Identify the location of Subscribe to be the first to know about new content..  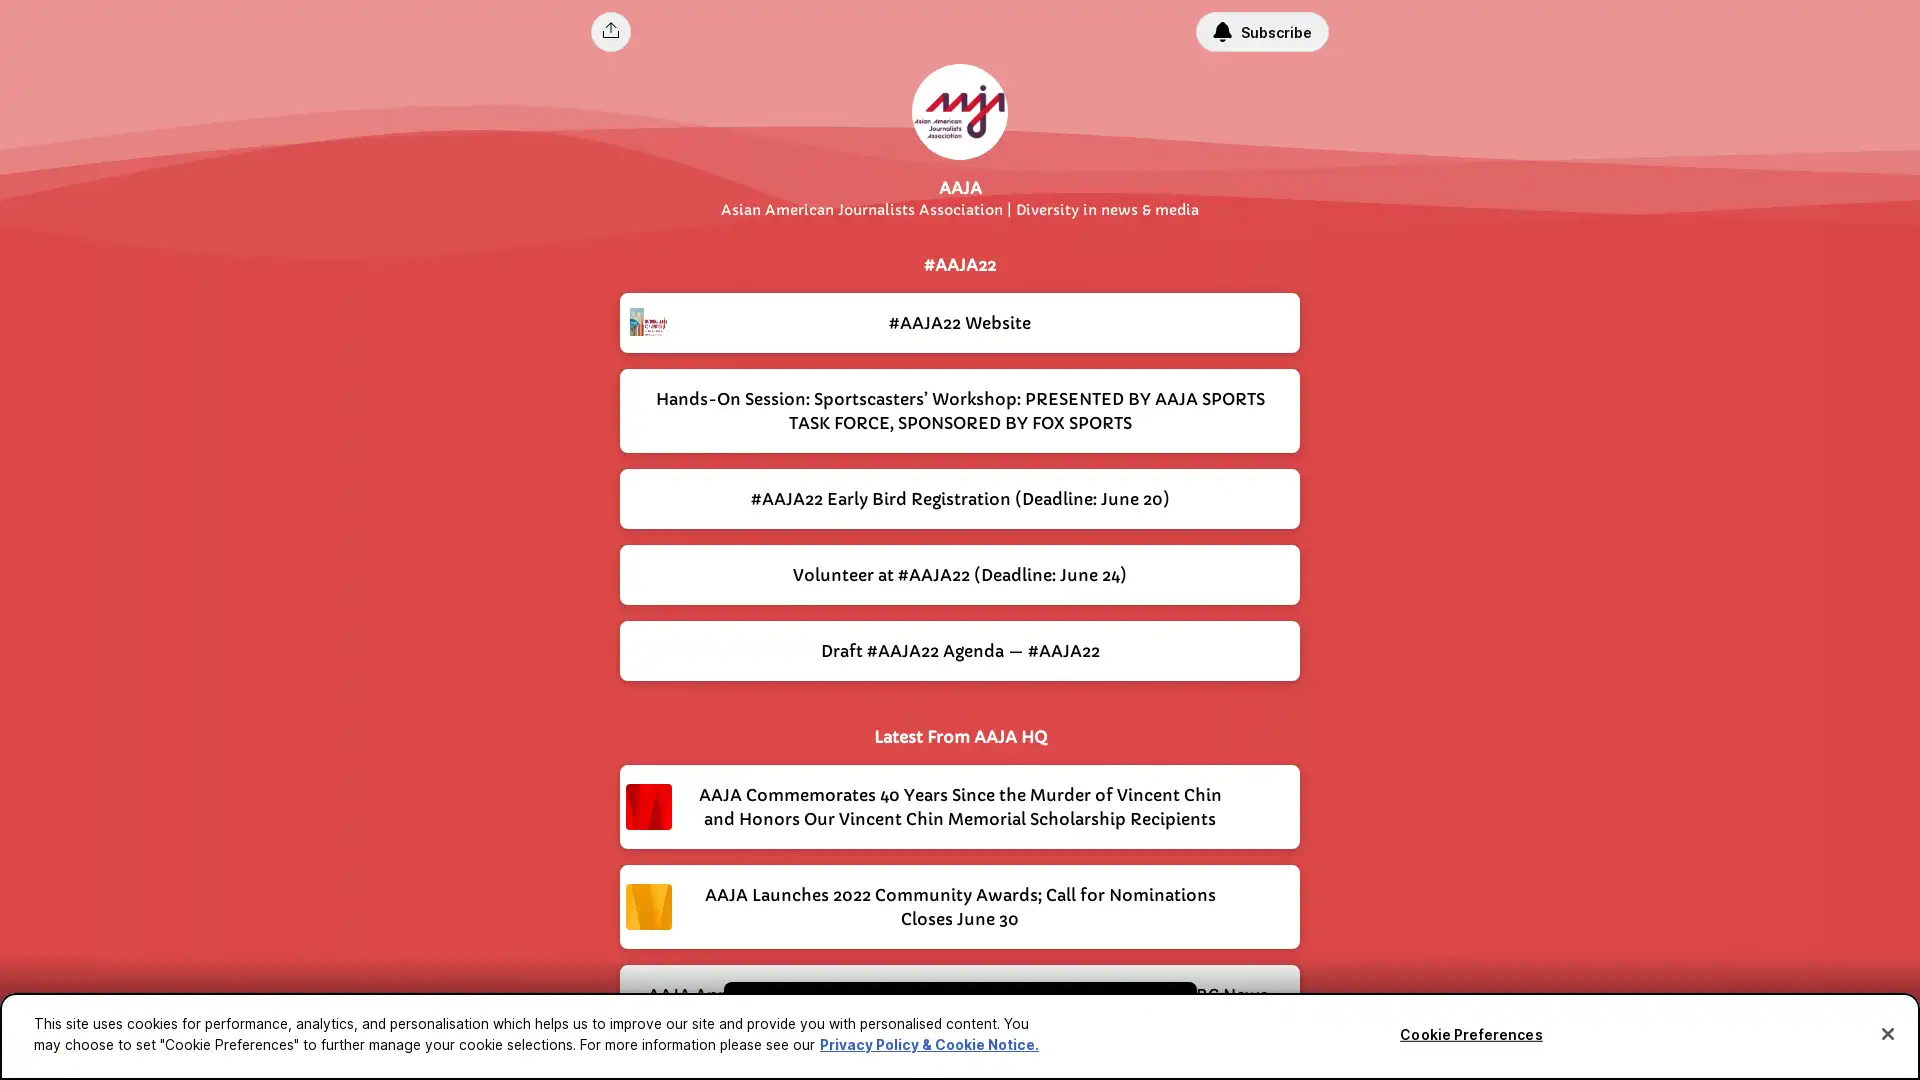
(945, 1018).